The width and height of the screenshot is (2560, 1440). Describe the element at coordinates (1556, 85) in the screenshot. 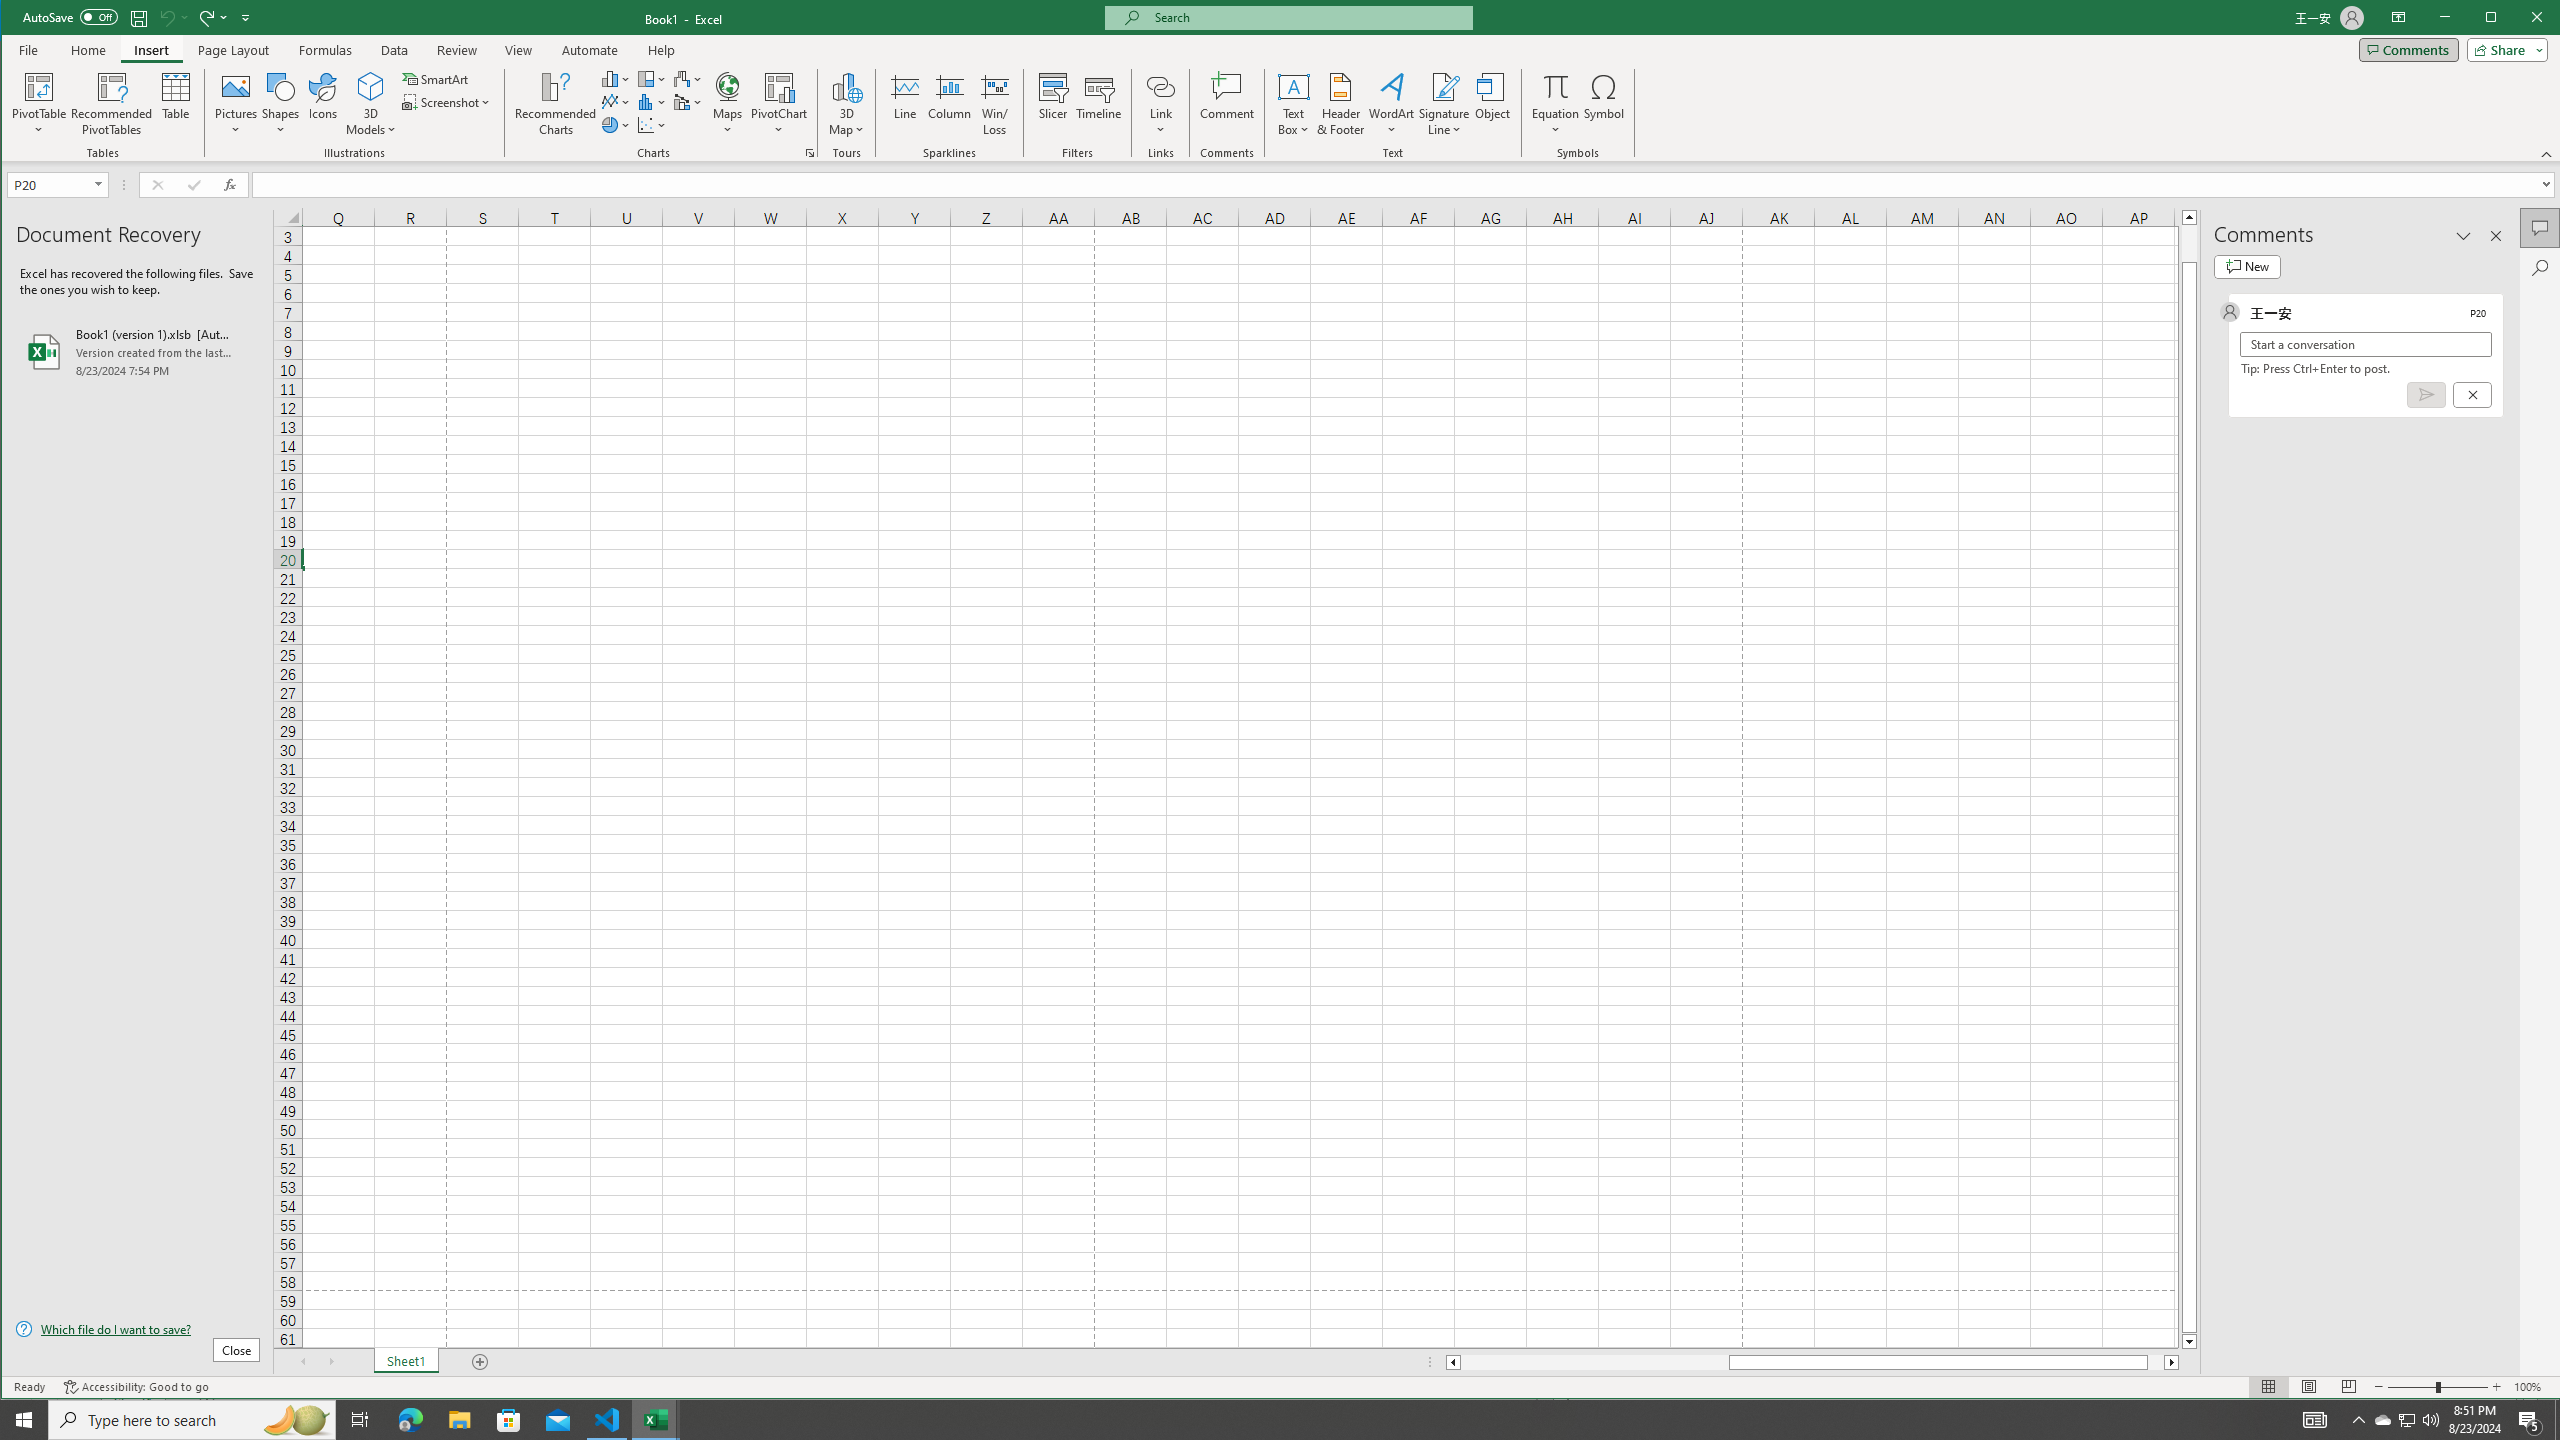

I see `'Equation'` at that location.